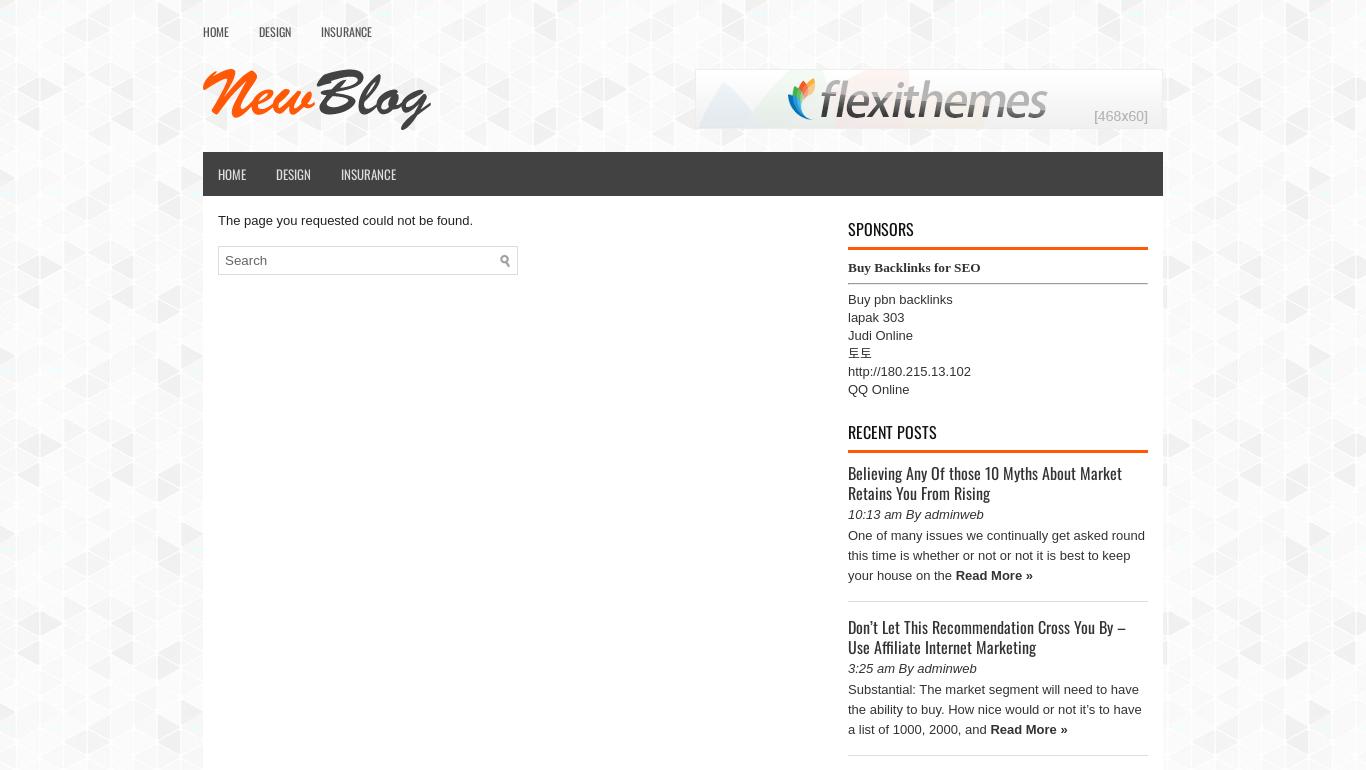  What do you see at coordinates (879, 335) in the screenshot?
I see `'Judi Online'` at bounding box center [879, 335].